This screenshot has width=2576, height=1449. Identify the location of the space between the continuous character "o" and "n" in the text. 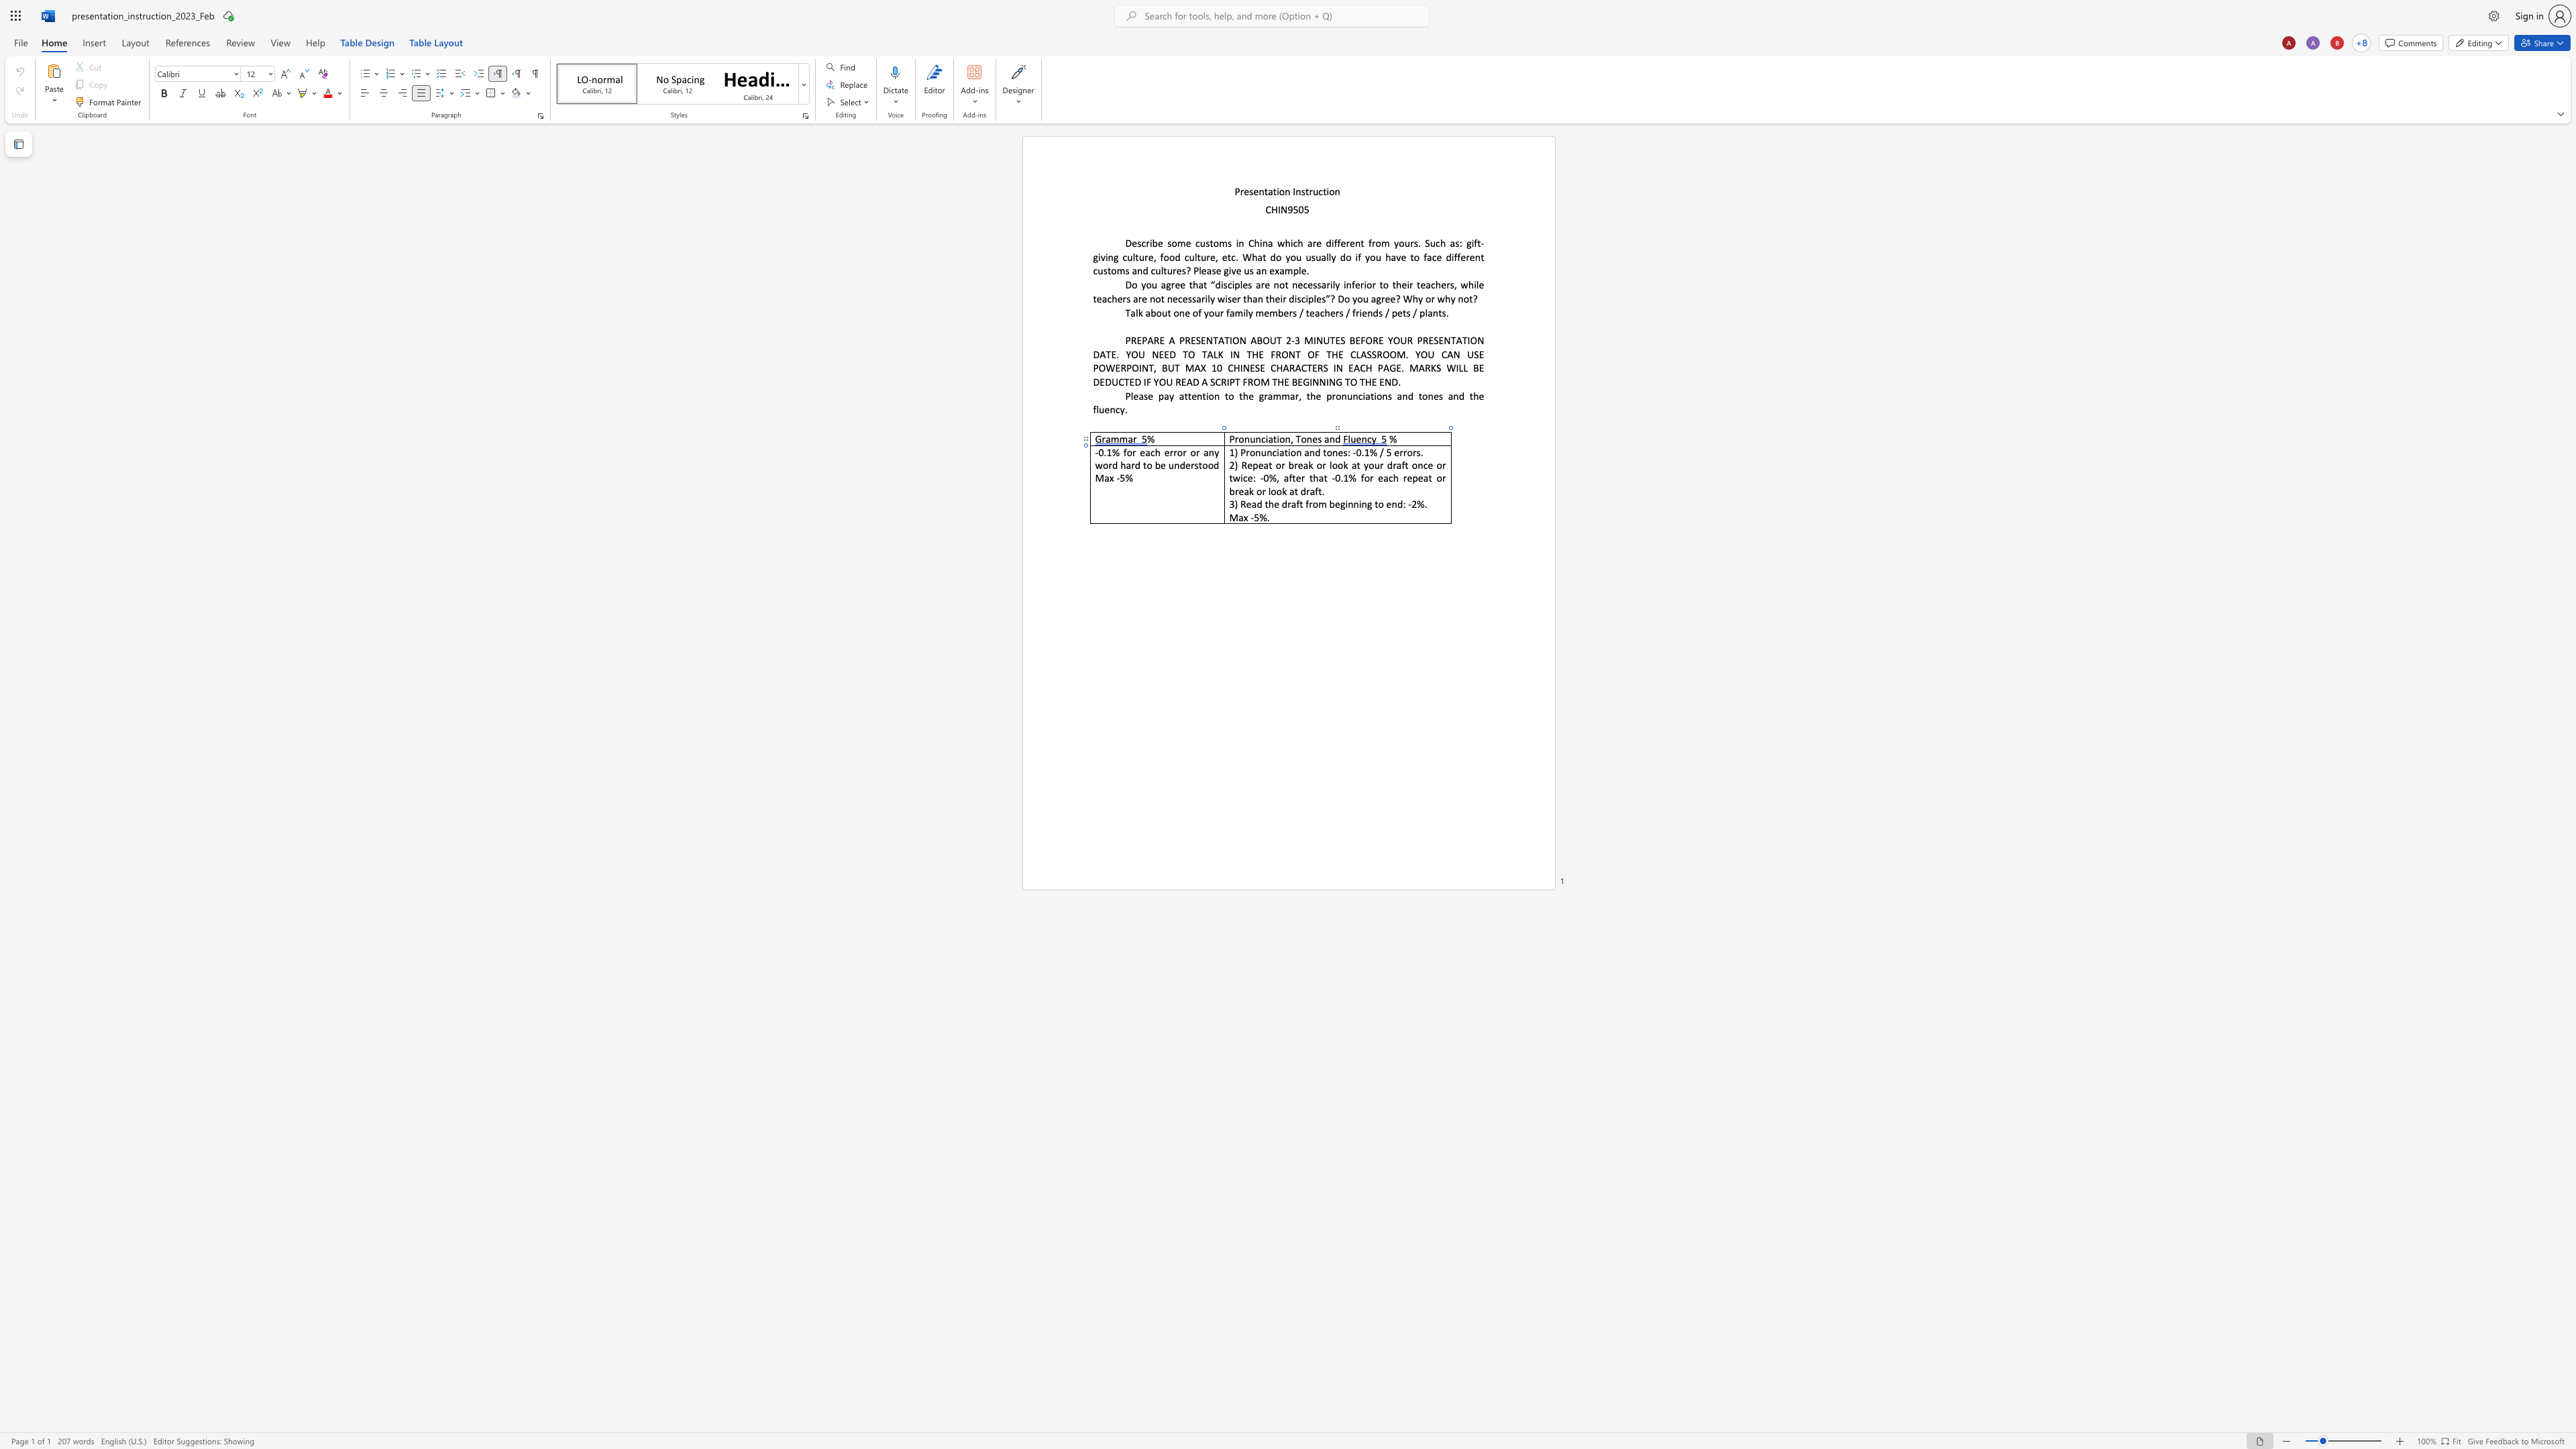
(1417, 464).